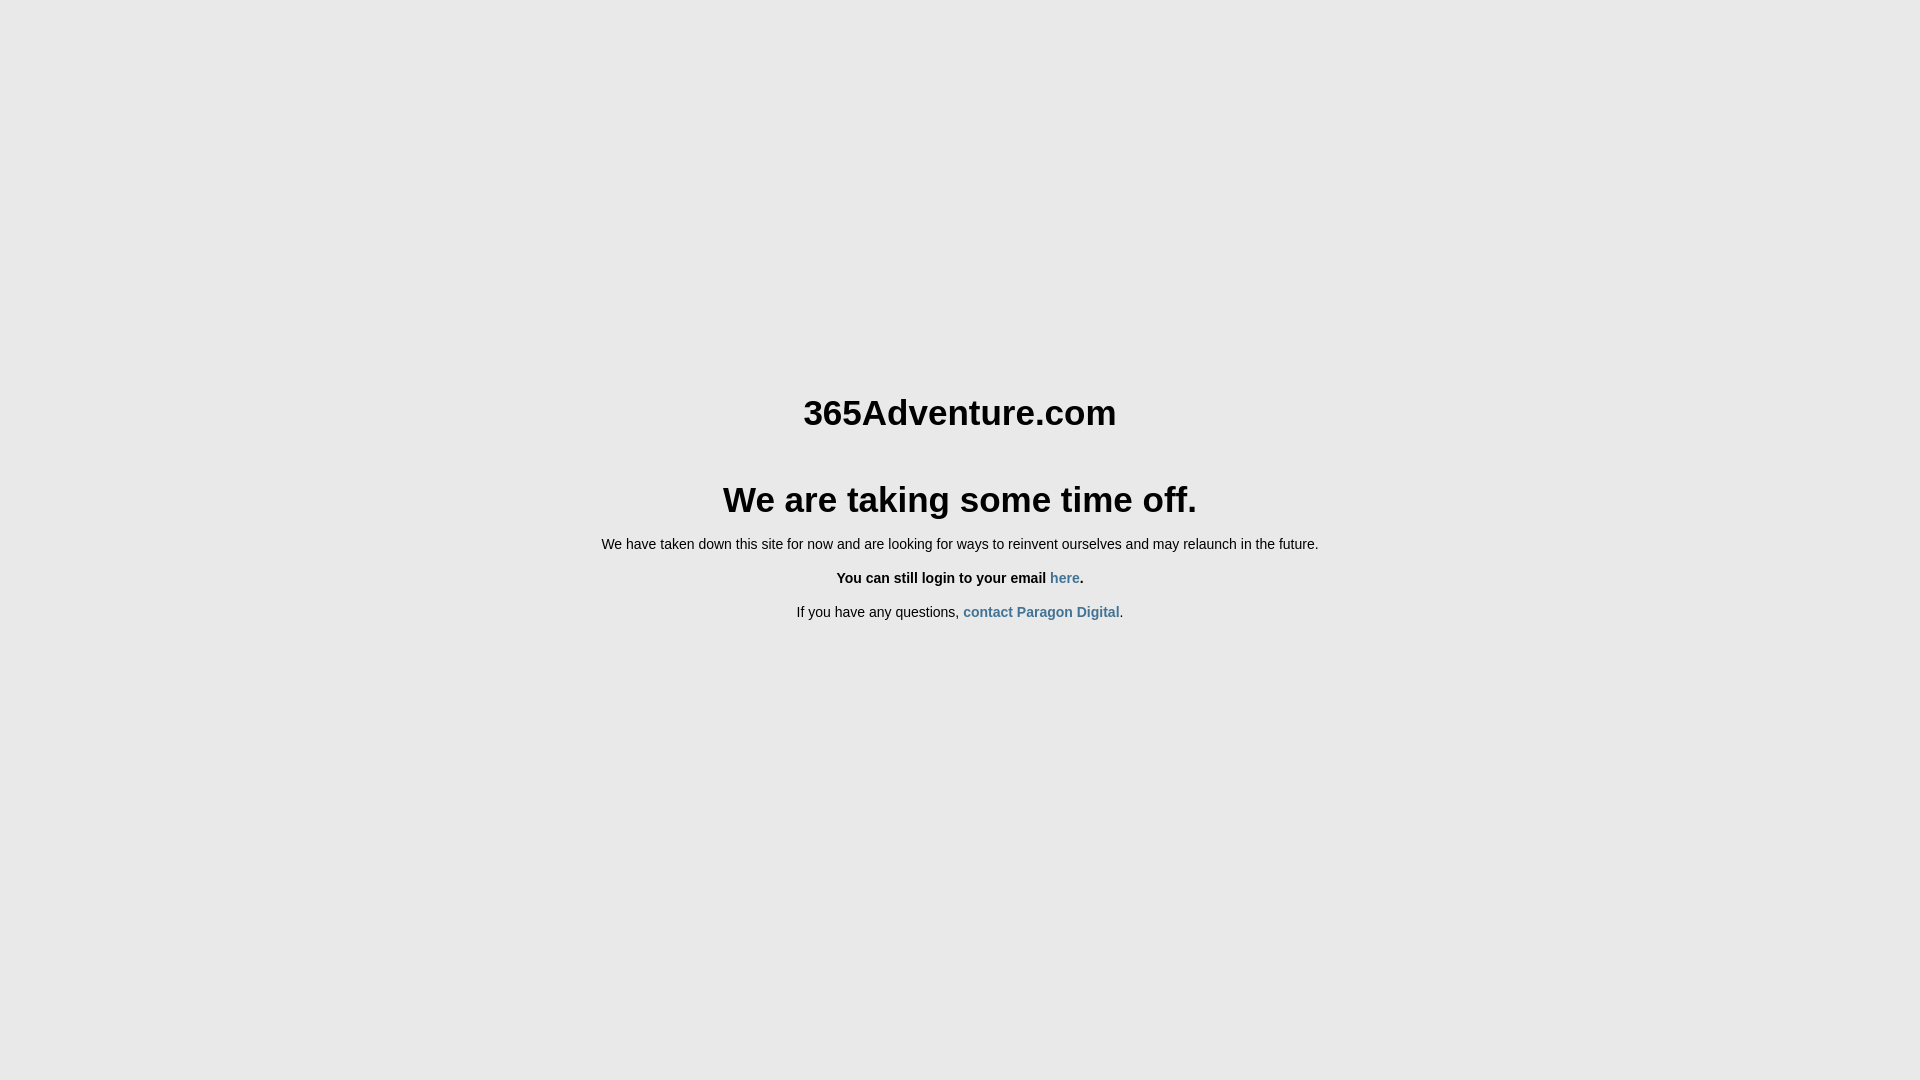  Describe the element at coordinates (1040, 611) in the screenshot. I see `'contact Paragon Digital'` at that location.